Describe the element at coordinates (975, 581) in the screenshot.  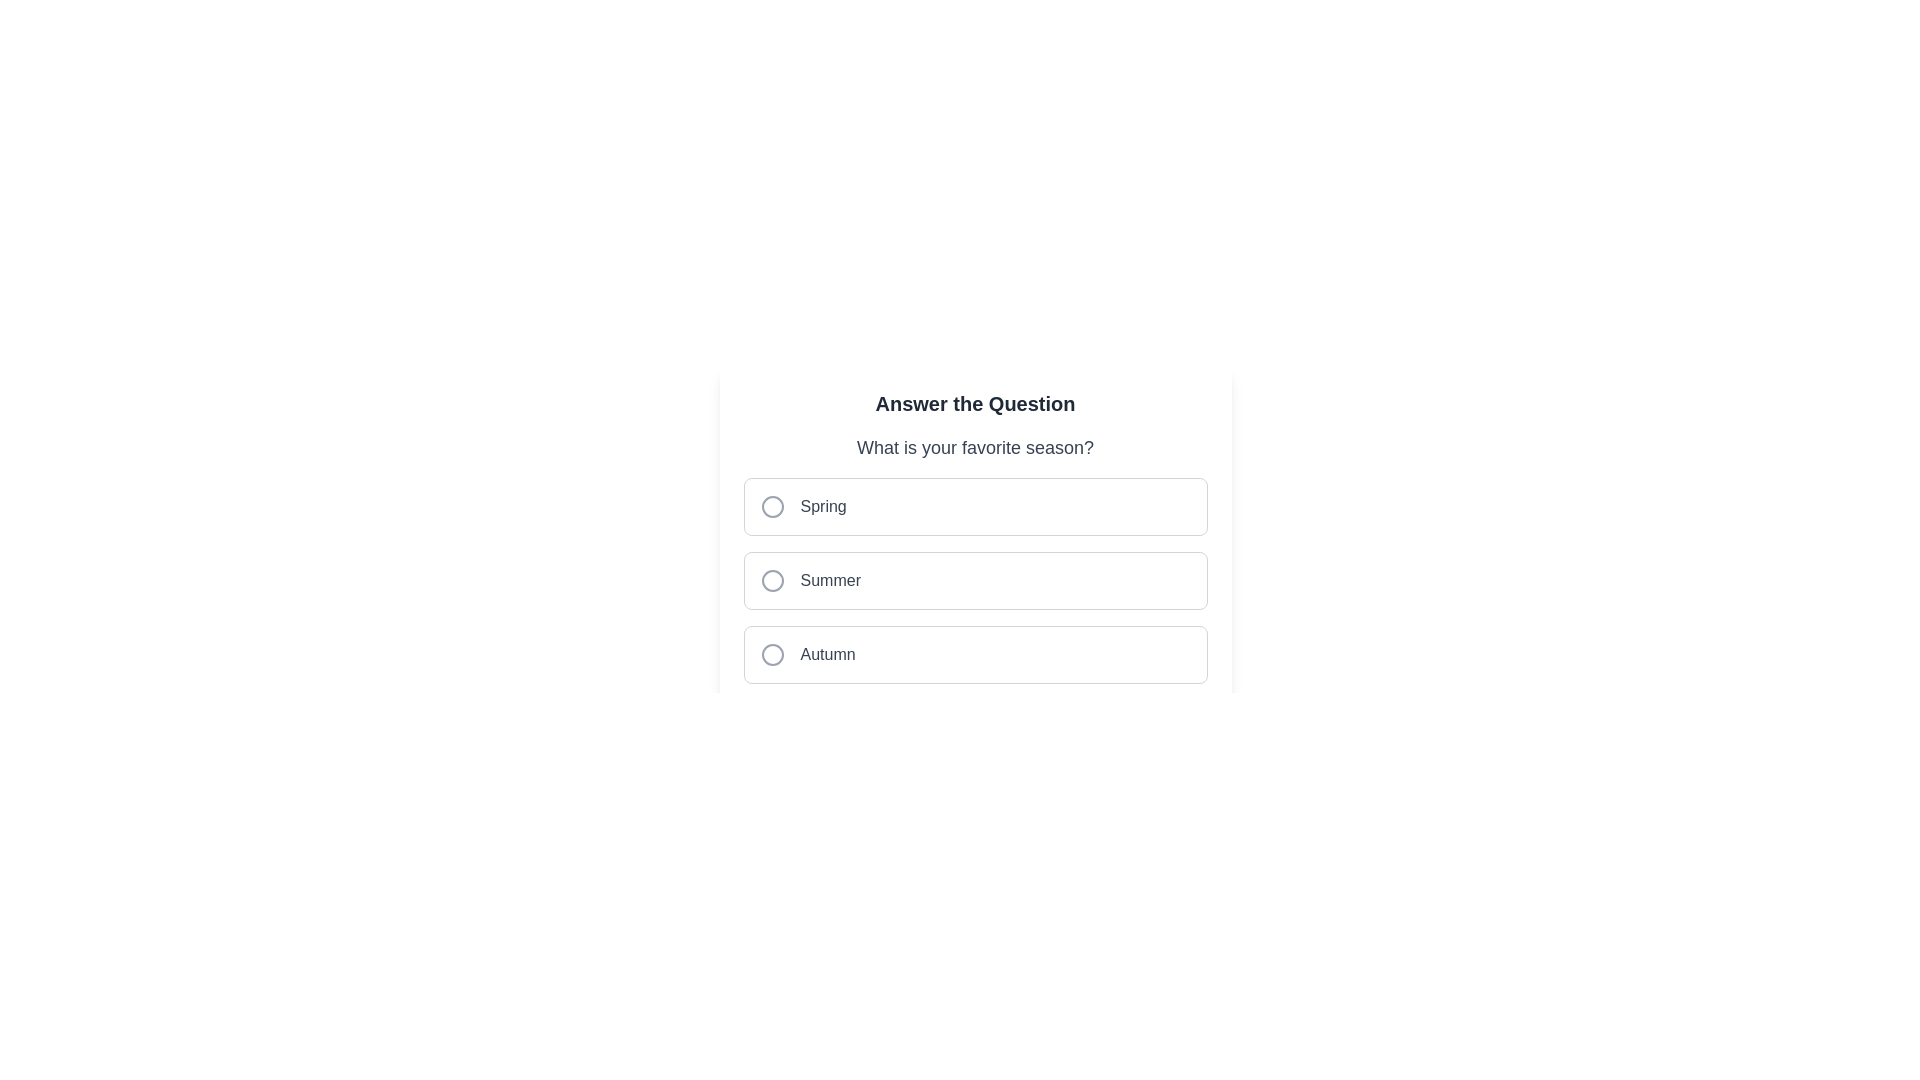
I see `the 'Summer' radio button option` at that location.